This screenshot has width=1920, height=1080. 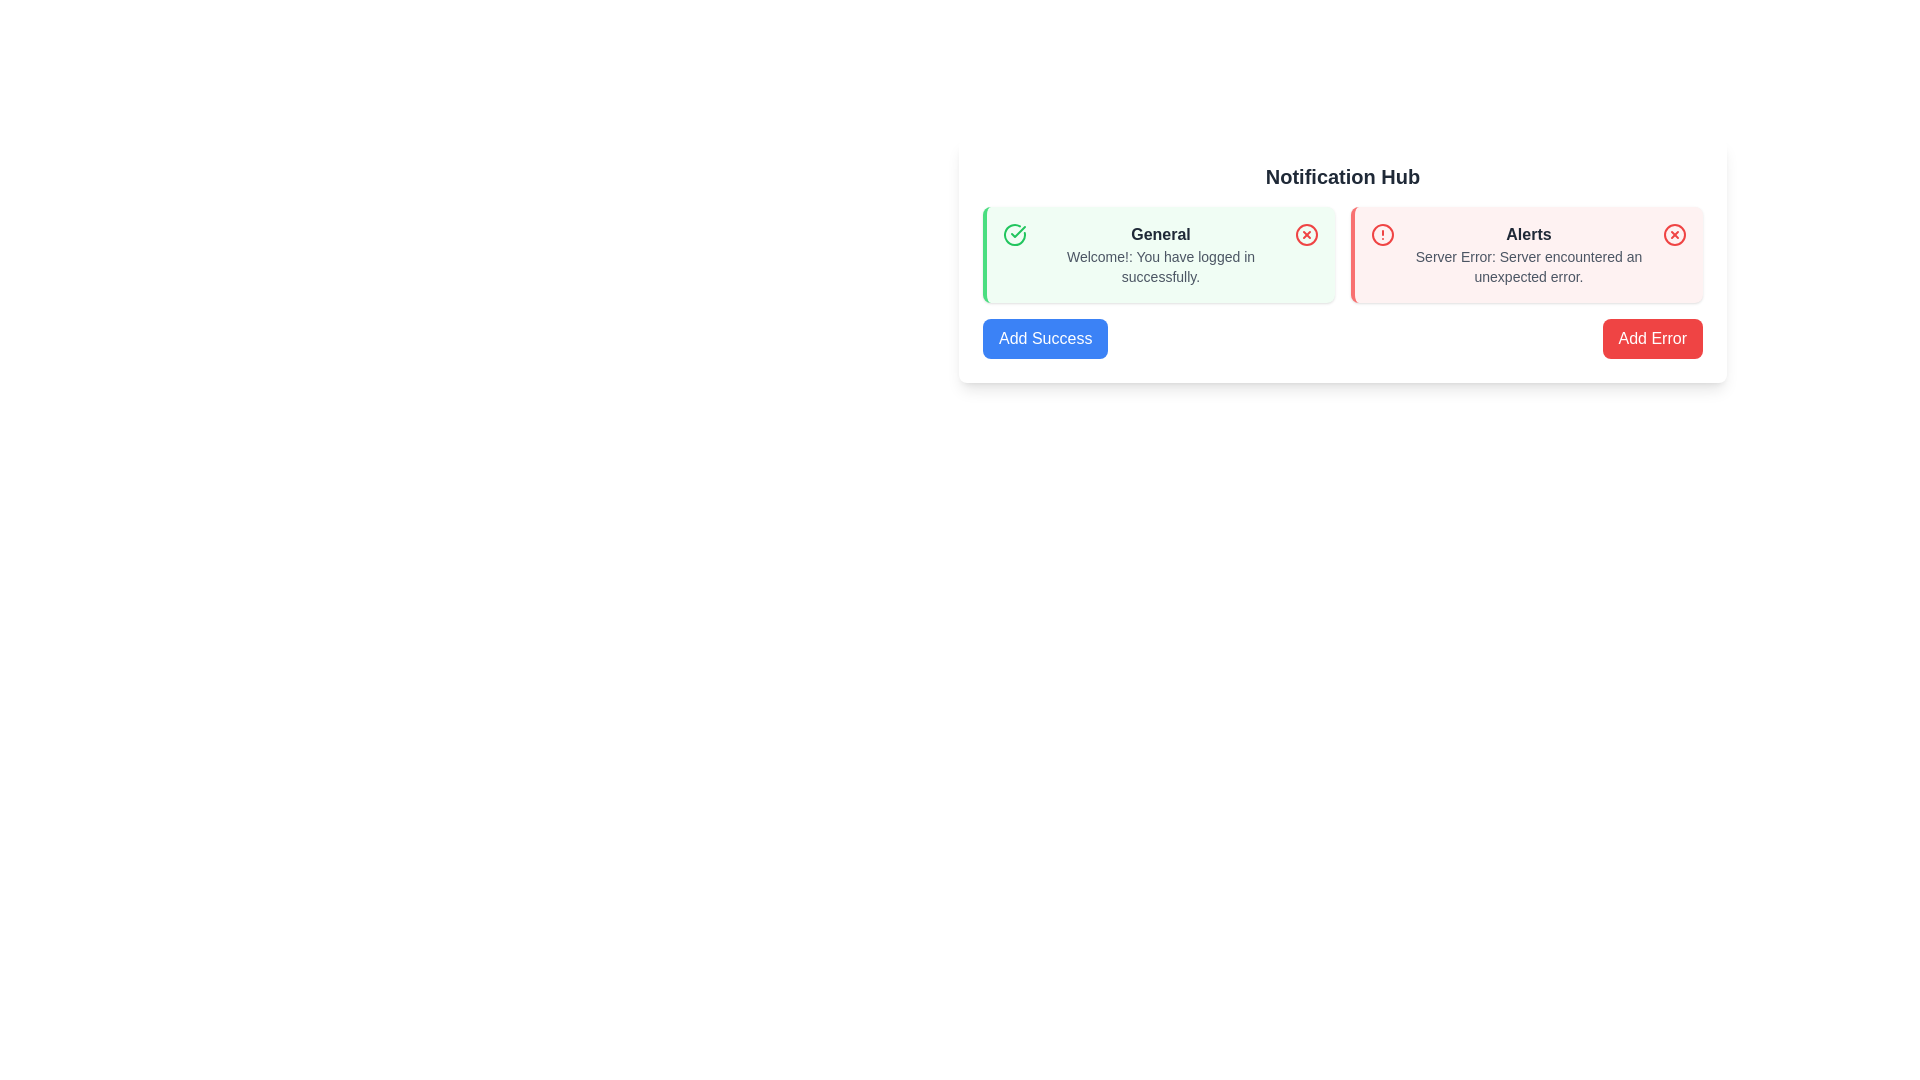 What do you see at coordinates (1161, 253) in the screenshot?
I see `the Informational notification text block located in the left notification card of the notification hub, which provides feedback on a successful login action` at bounding box center [1161, 253].